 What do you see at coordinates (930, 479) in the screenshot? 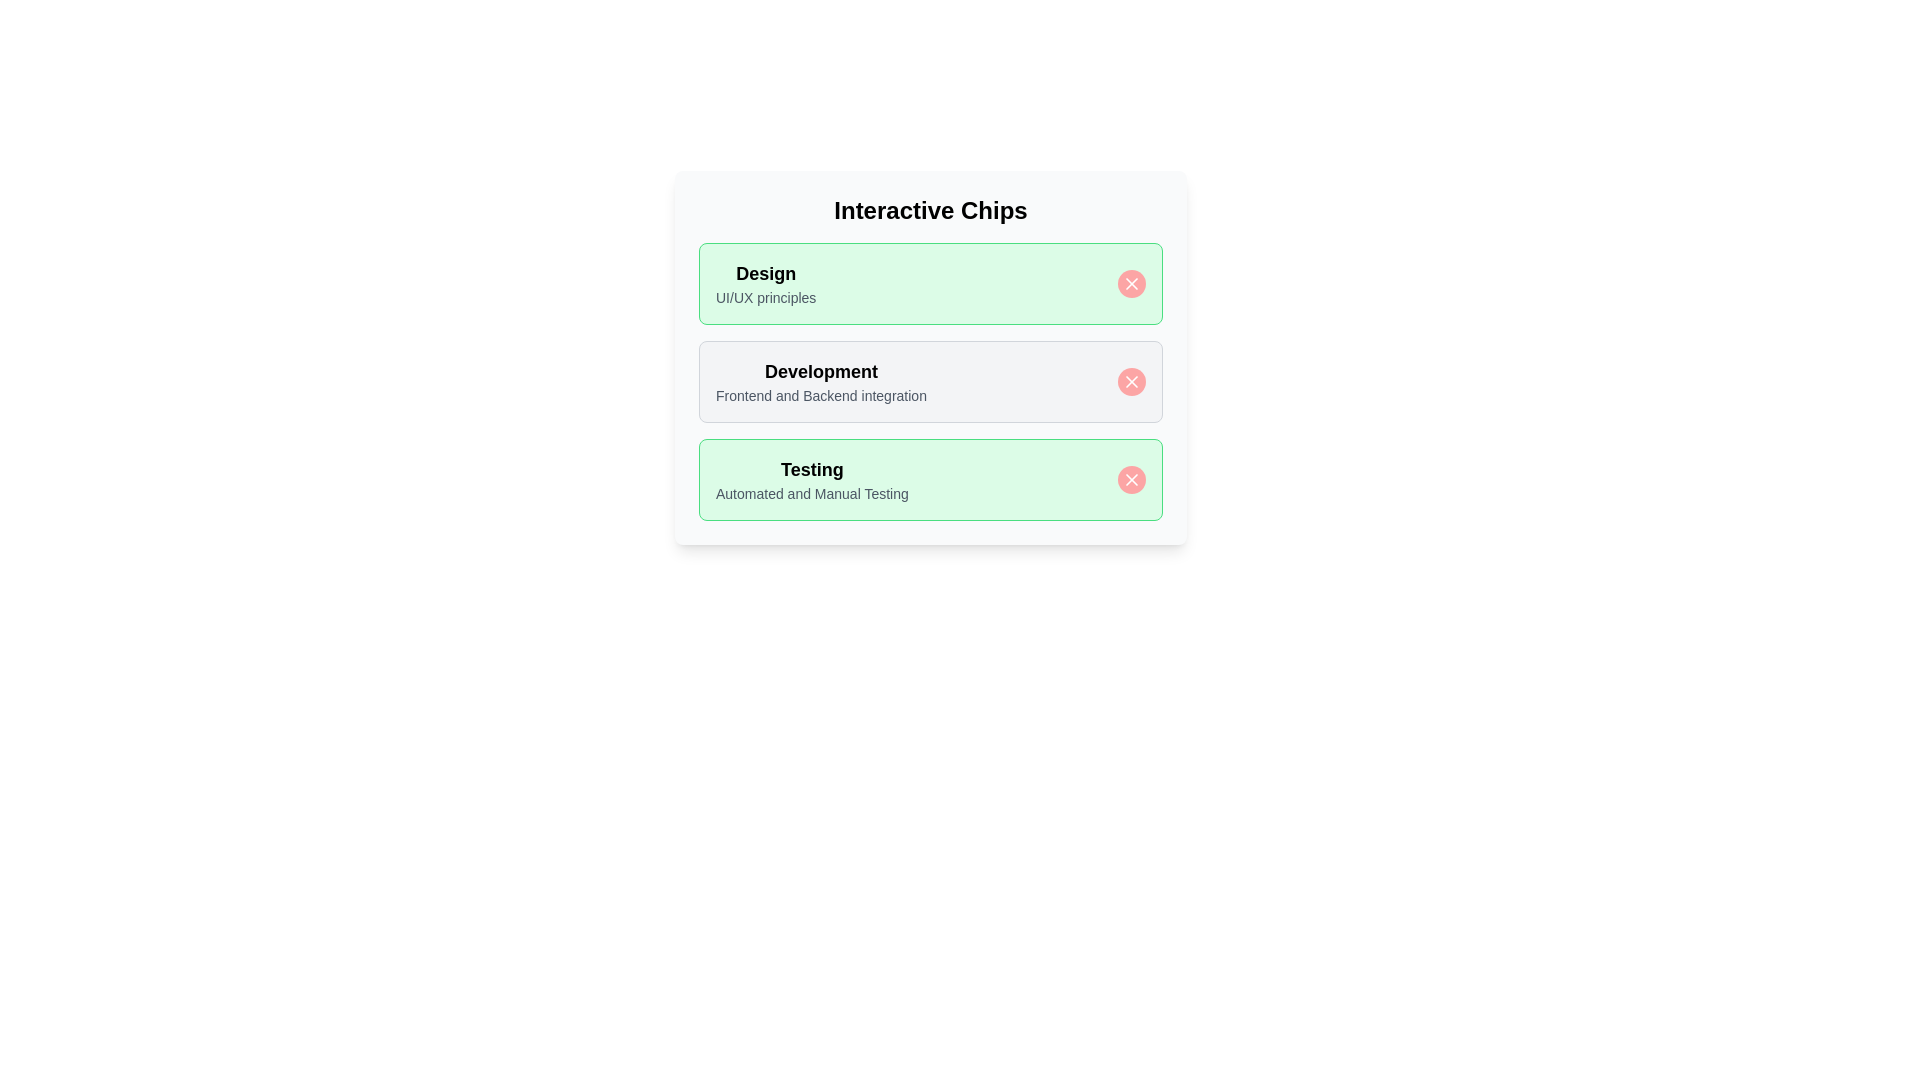
I see `the chip labeled 'Testing' to trigger its hover animation` at bounding box center [930, 479].